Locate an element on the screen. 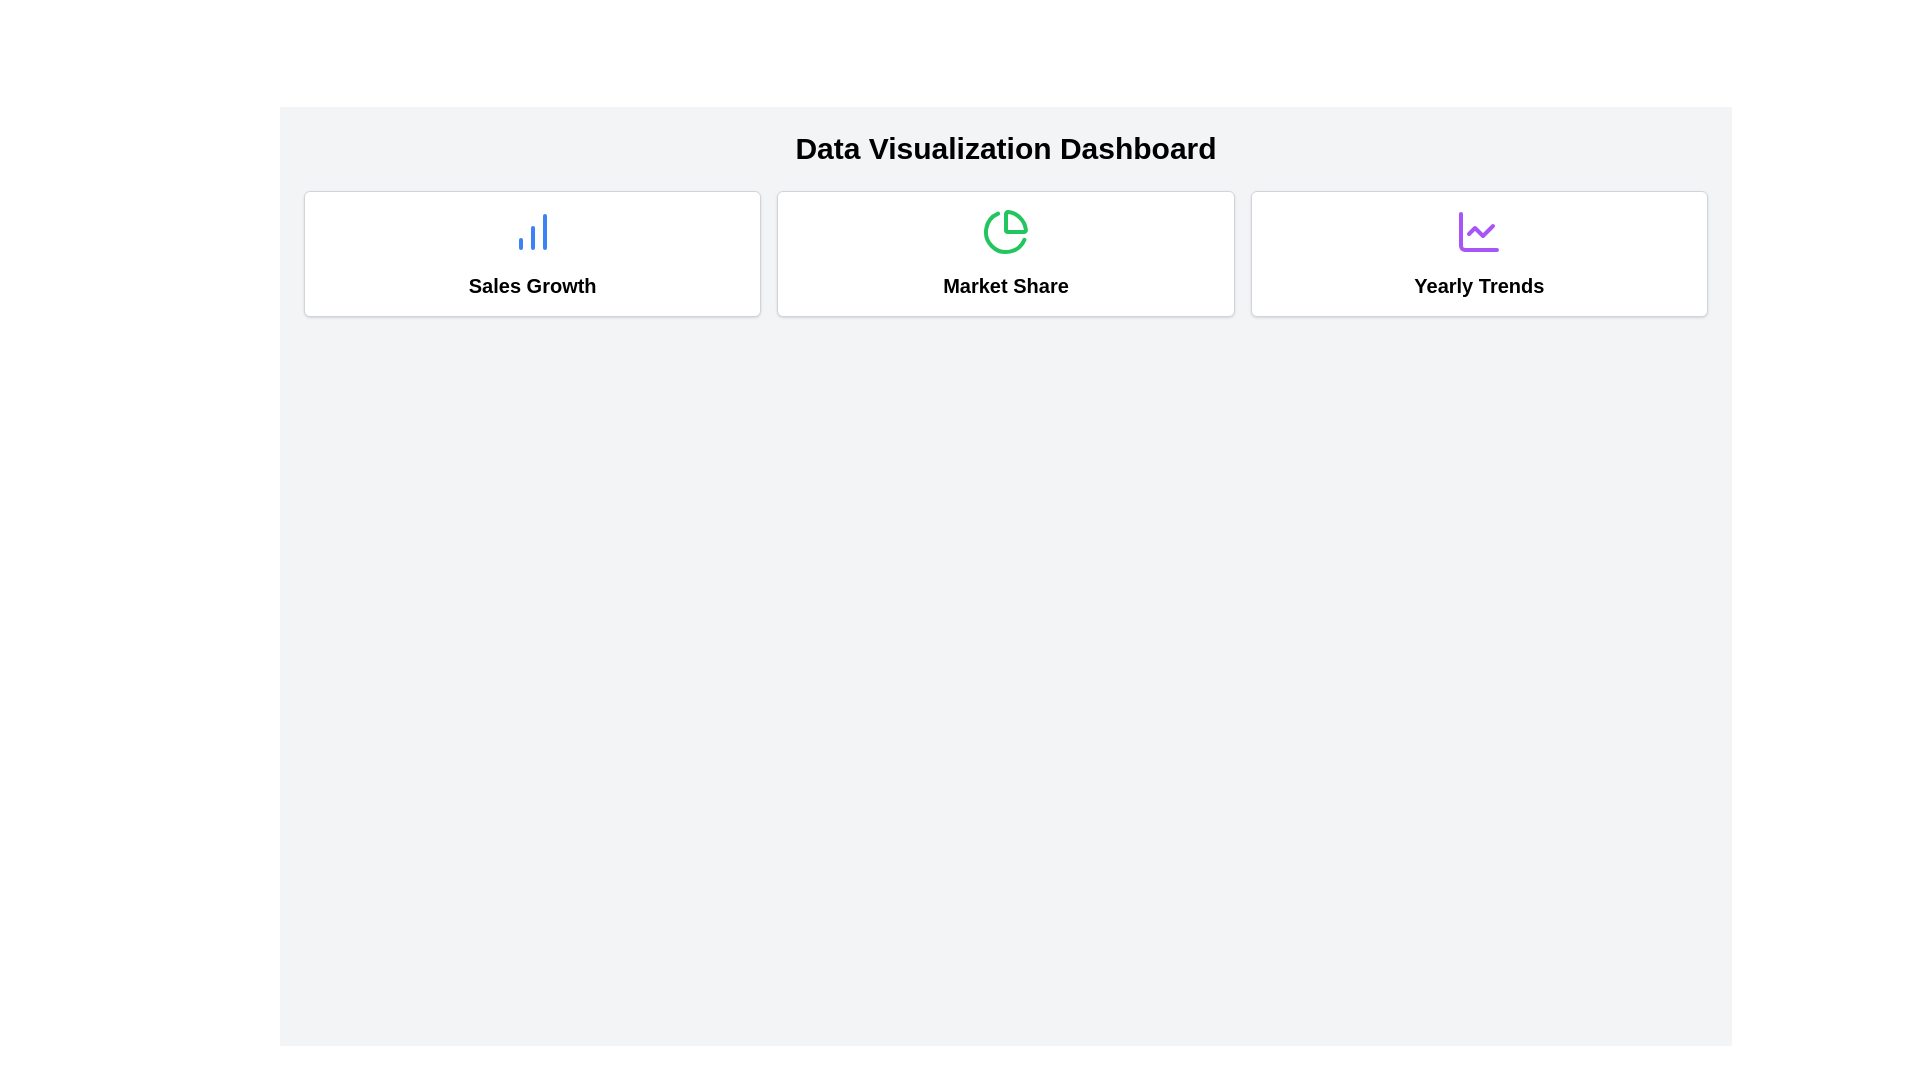  the 'Sales Growth' static text element, which is prominently displayed in bold at the bottom of its card, under a blue bar chart icon is located at coordinates (532, 285).